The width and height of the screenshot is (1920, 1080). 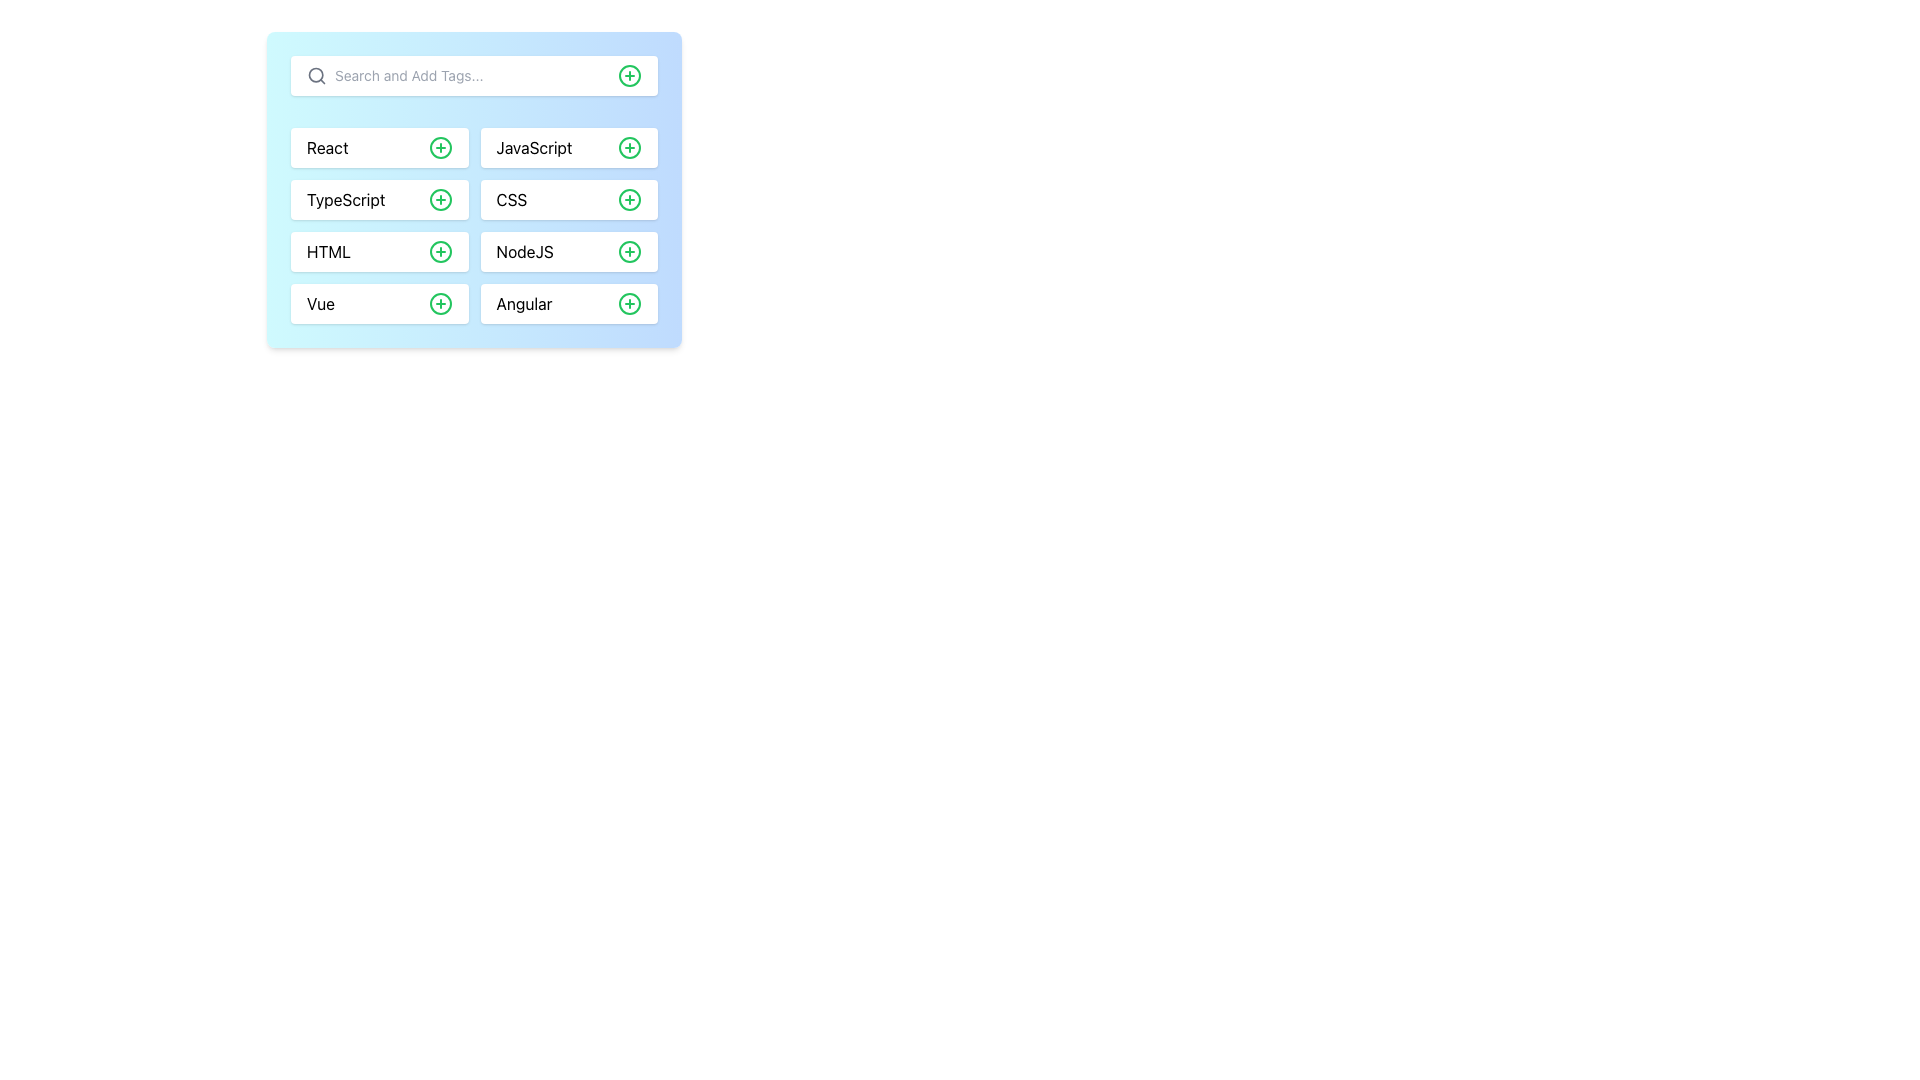 I want to click on the non-interactive text label representing 'JavaScript', which is centrally located in the second button of the first row, surrounded by 'React' and 'CSS', so click(x=534, y=146).